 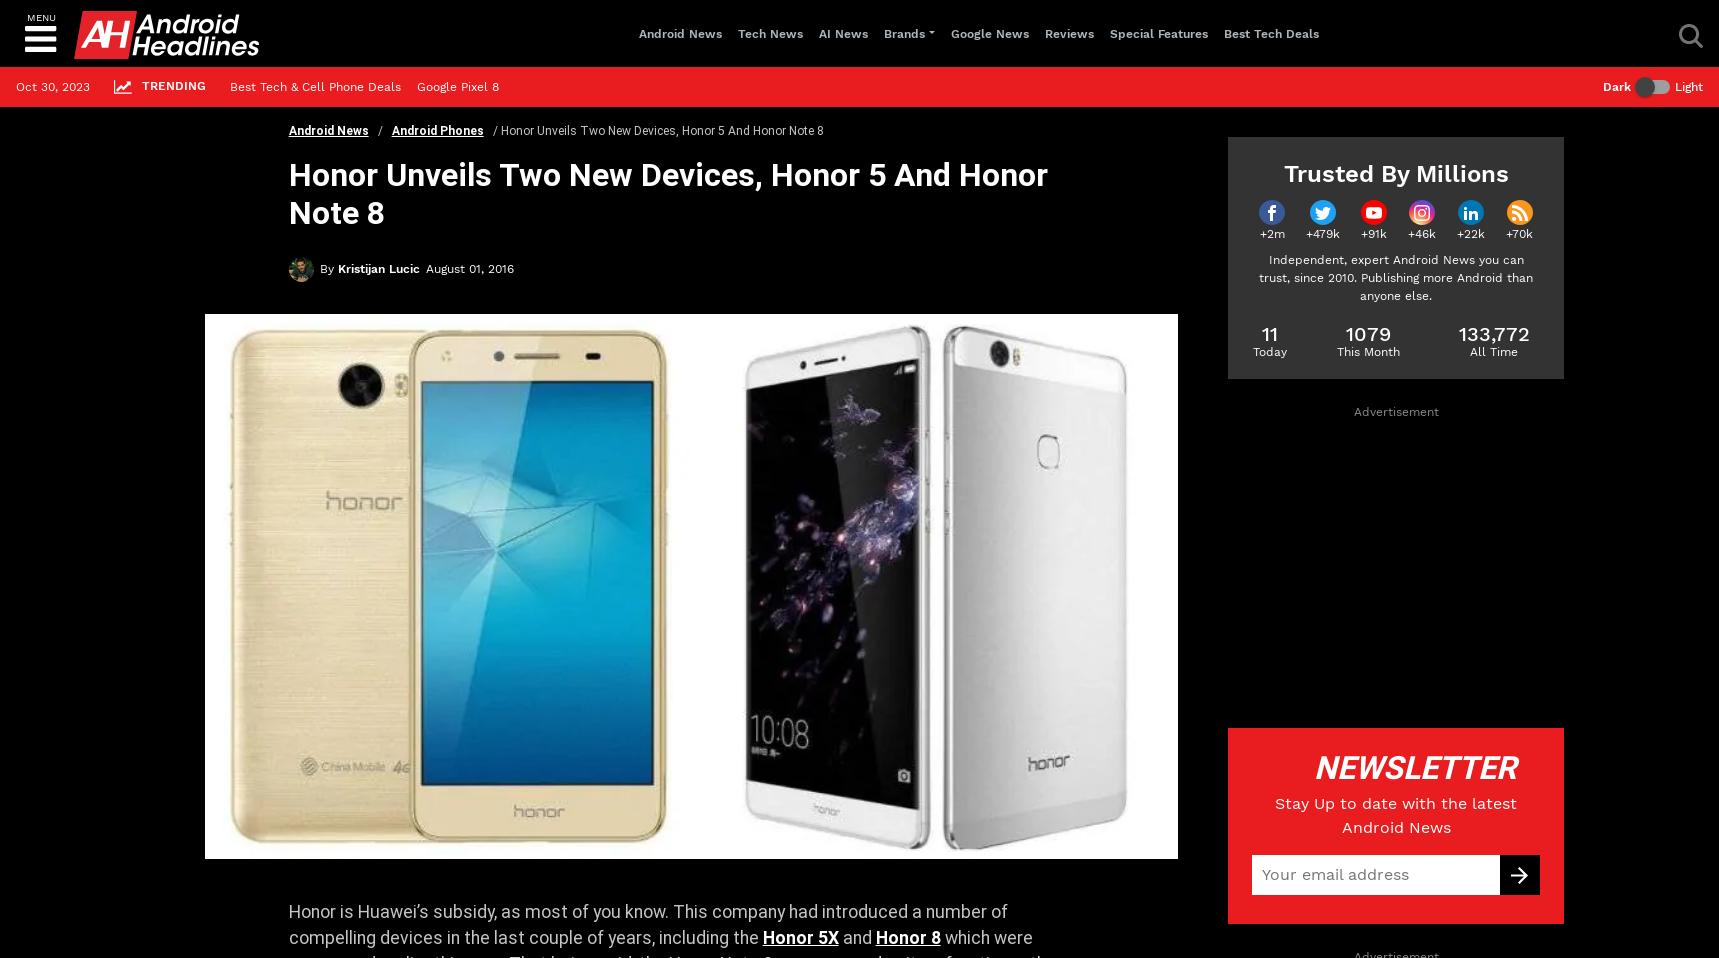 What do you see at coordinates (1493, 350) in the screenshot?
I see `'All Time'` at bounding box center [1493, 350].